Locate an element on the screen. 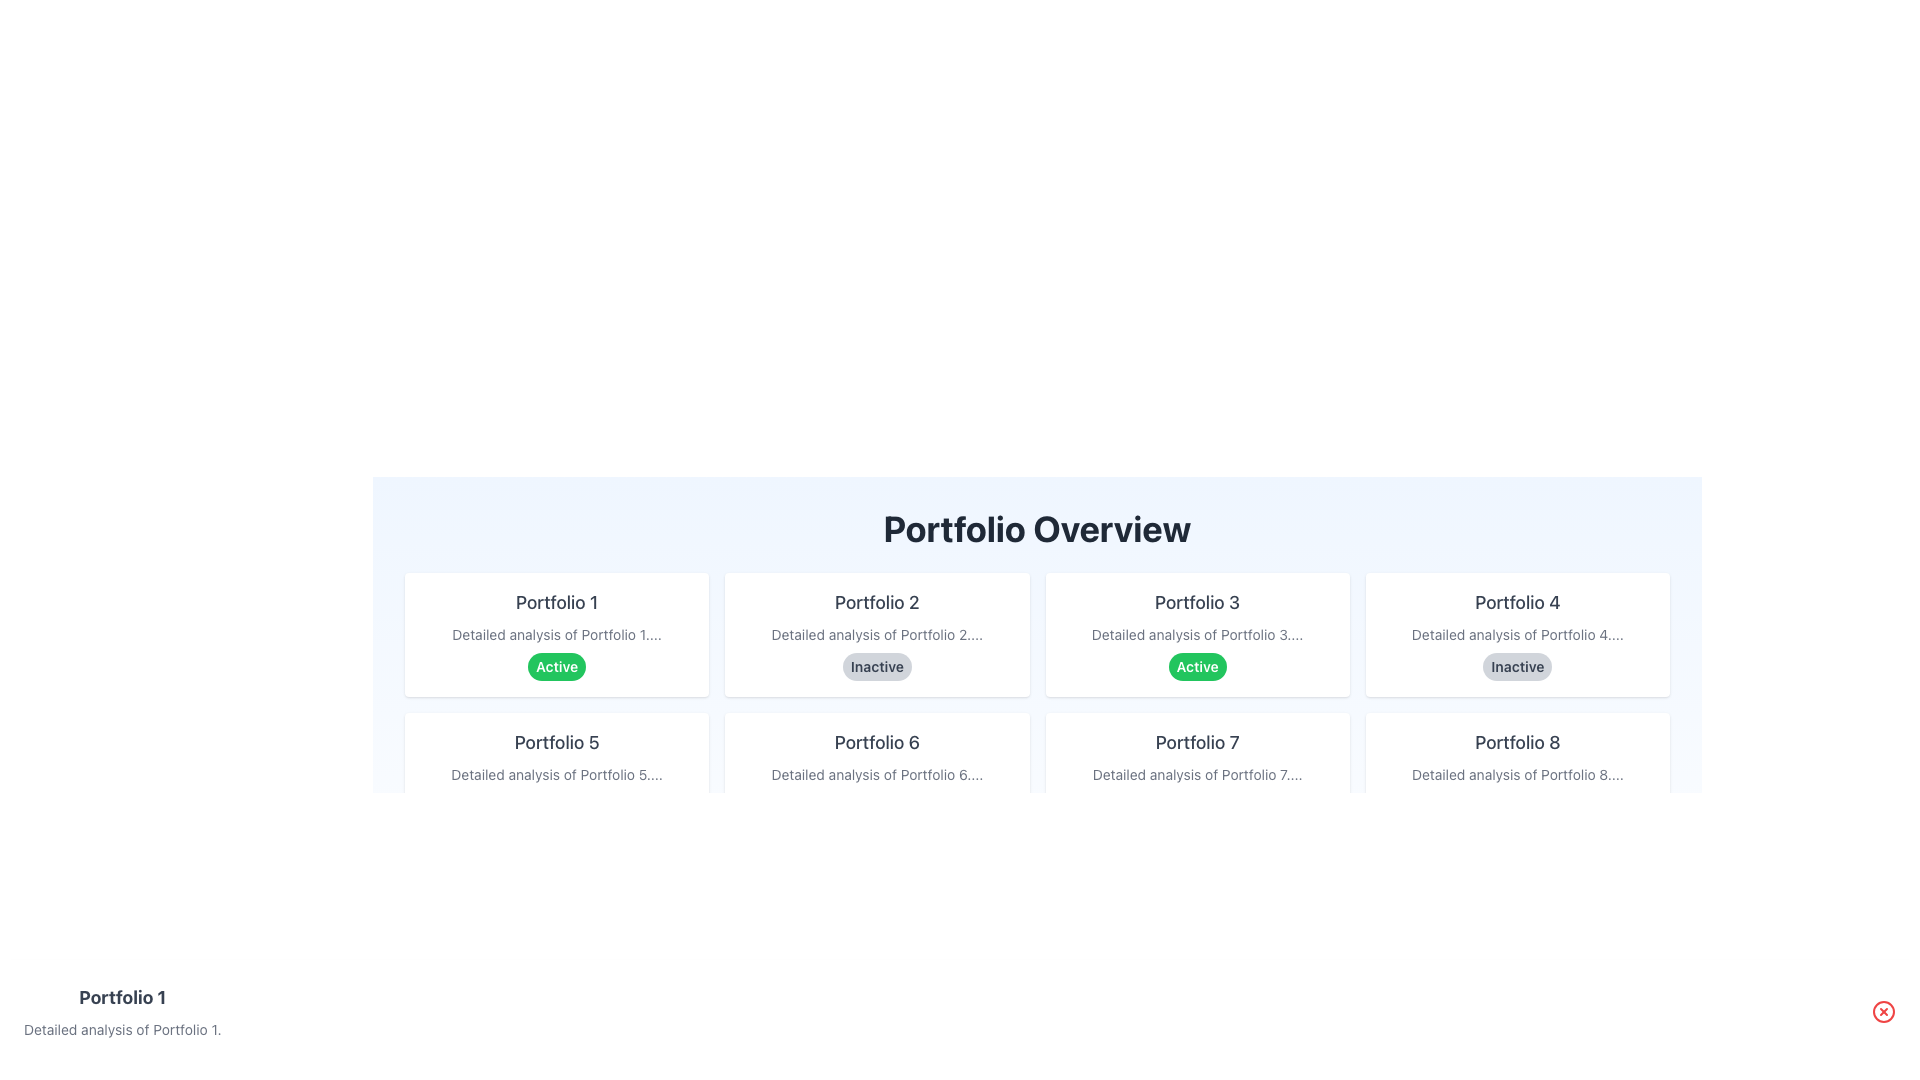  the first card in the grid layout, which has a white background, rounded corners, and contains a title, description, and an 'Active' badge is located at coordinates (557, 635).